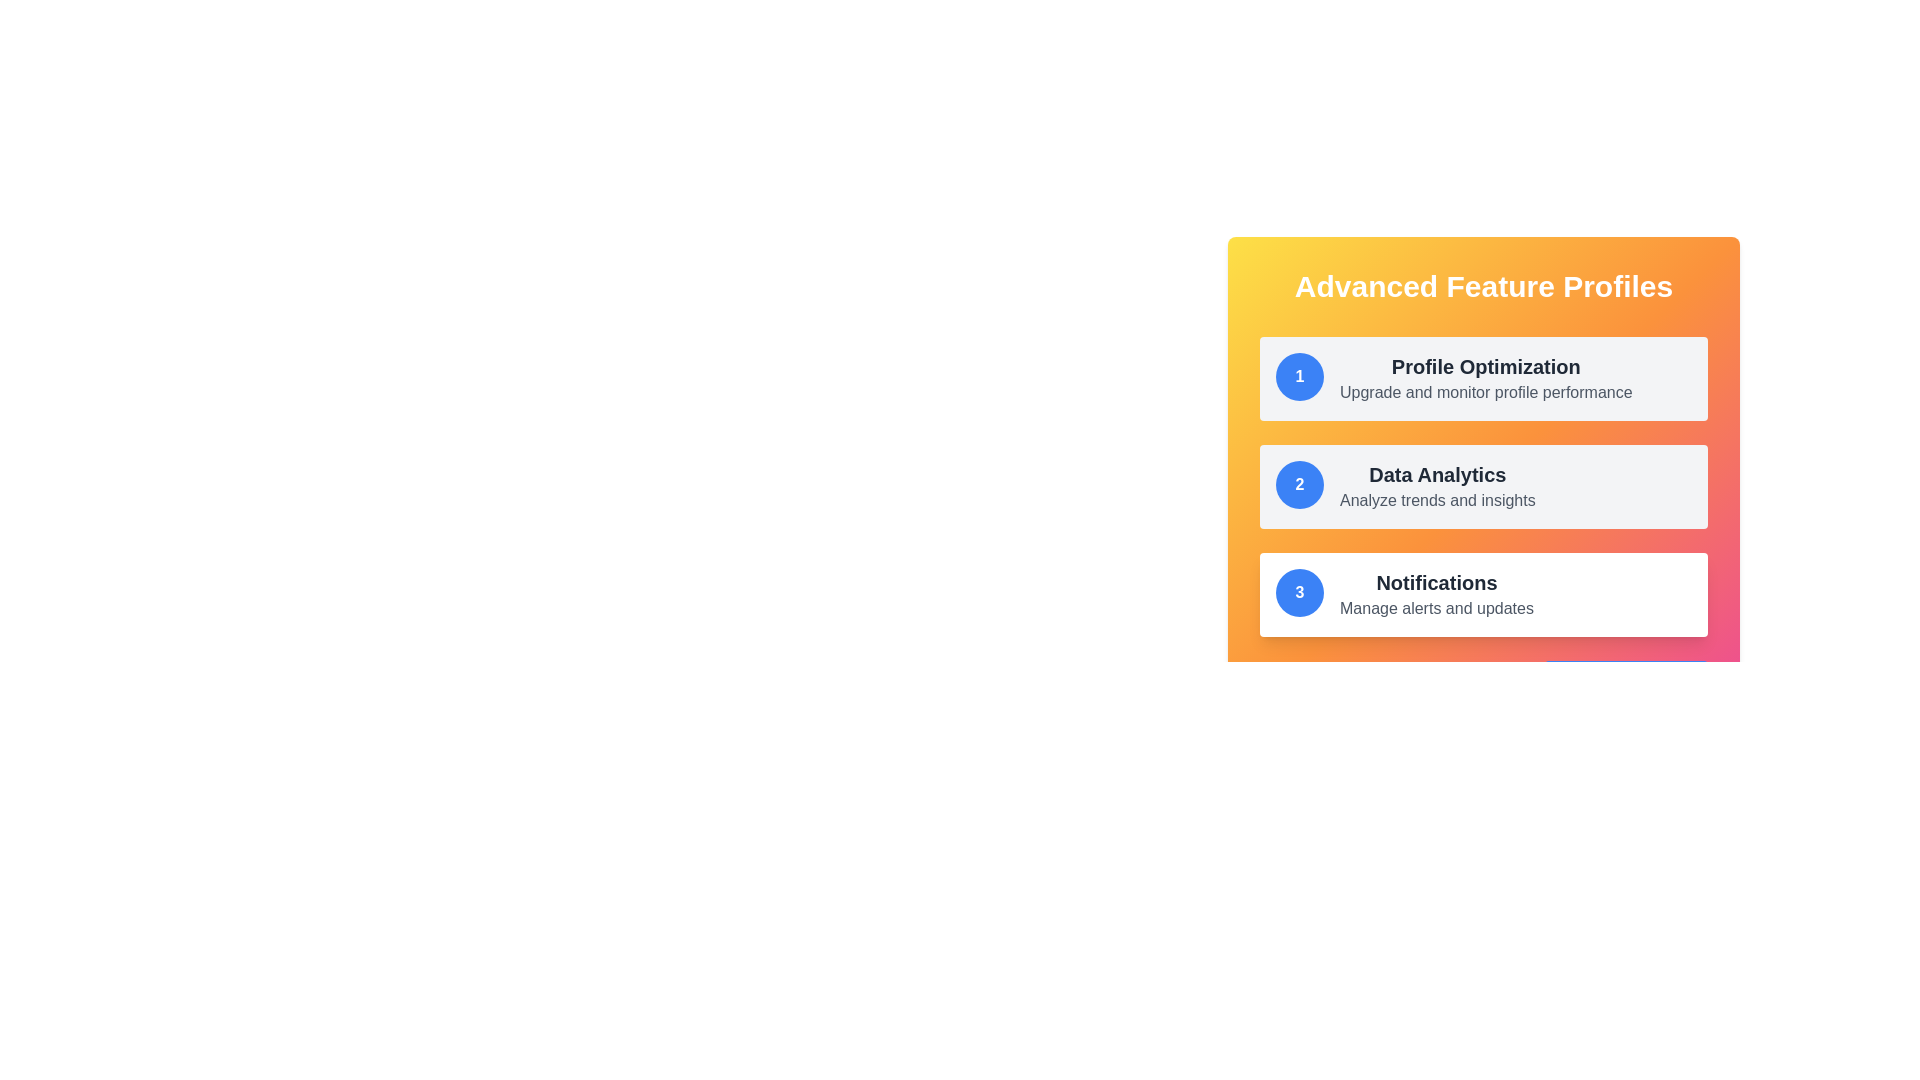 The width and height of the screenshot is (1920, 1080). Describe the element at coordinates (1436, 500) in the screenshot. I see `the informational text that provides additional details about the 'Data Analytics' feature, located beneath the 'Data Analytics' heading` at that location.